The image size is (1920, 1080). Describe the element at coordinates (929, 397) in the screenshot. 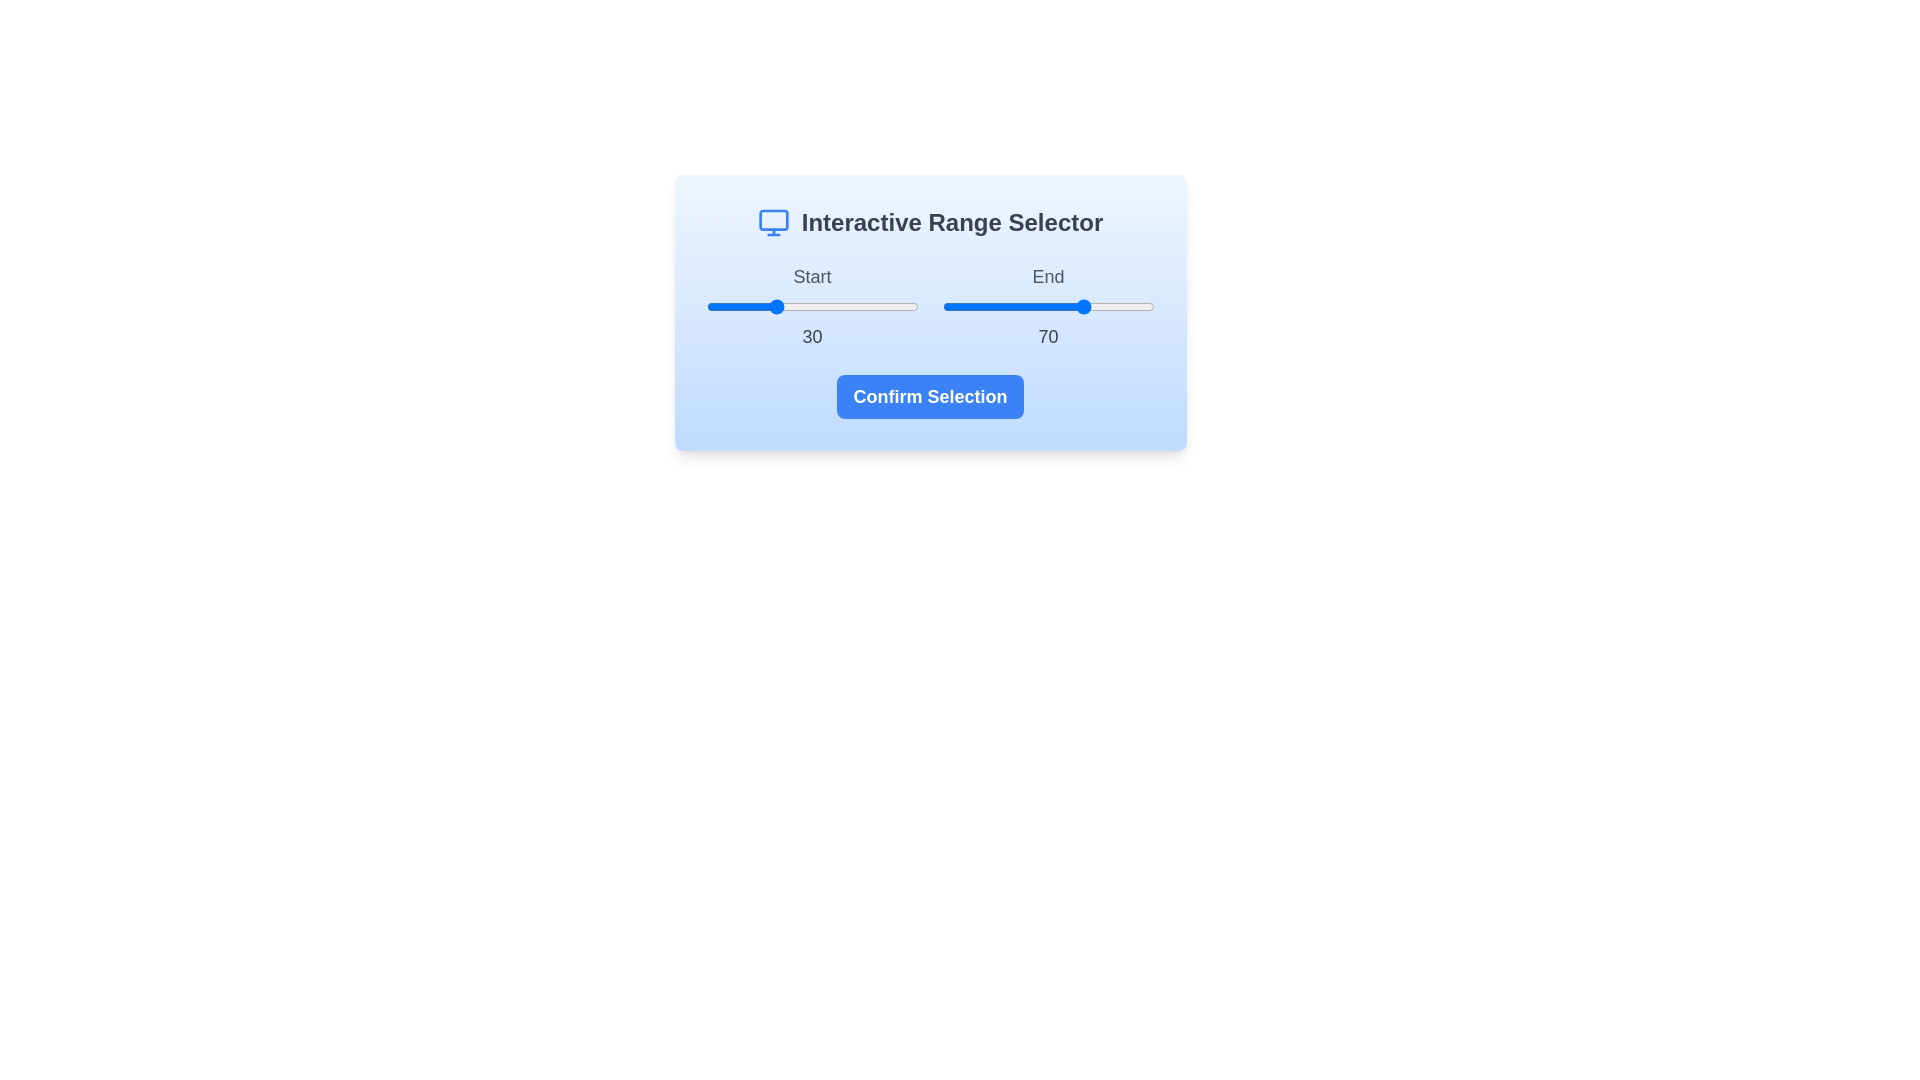

I see `'Confirm Selection' button` at that location.